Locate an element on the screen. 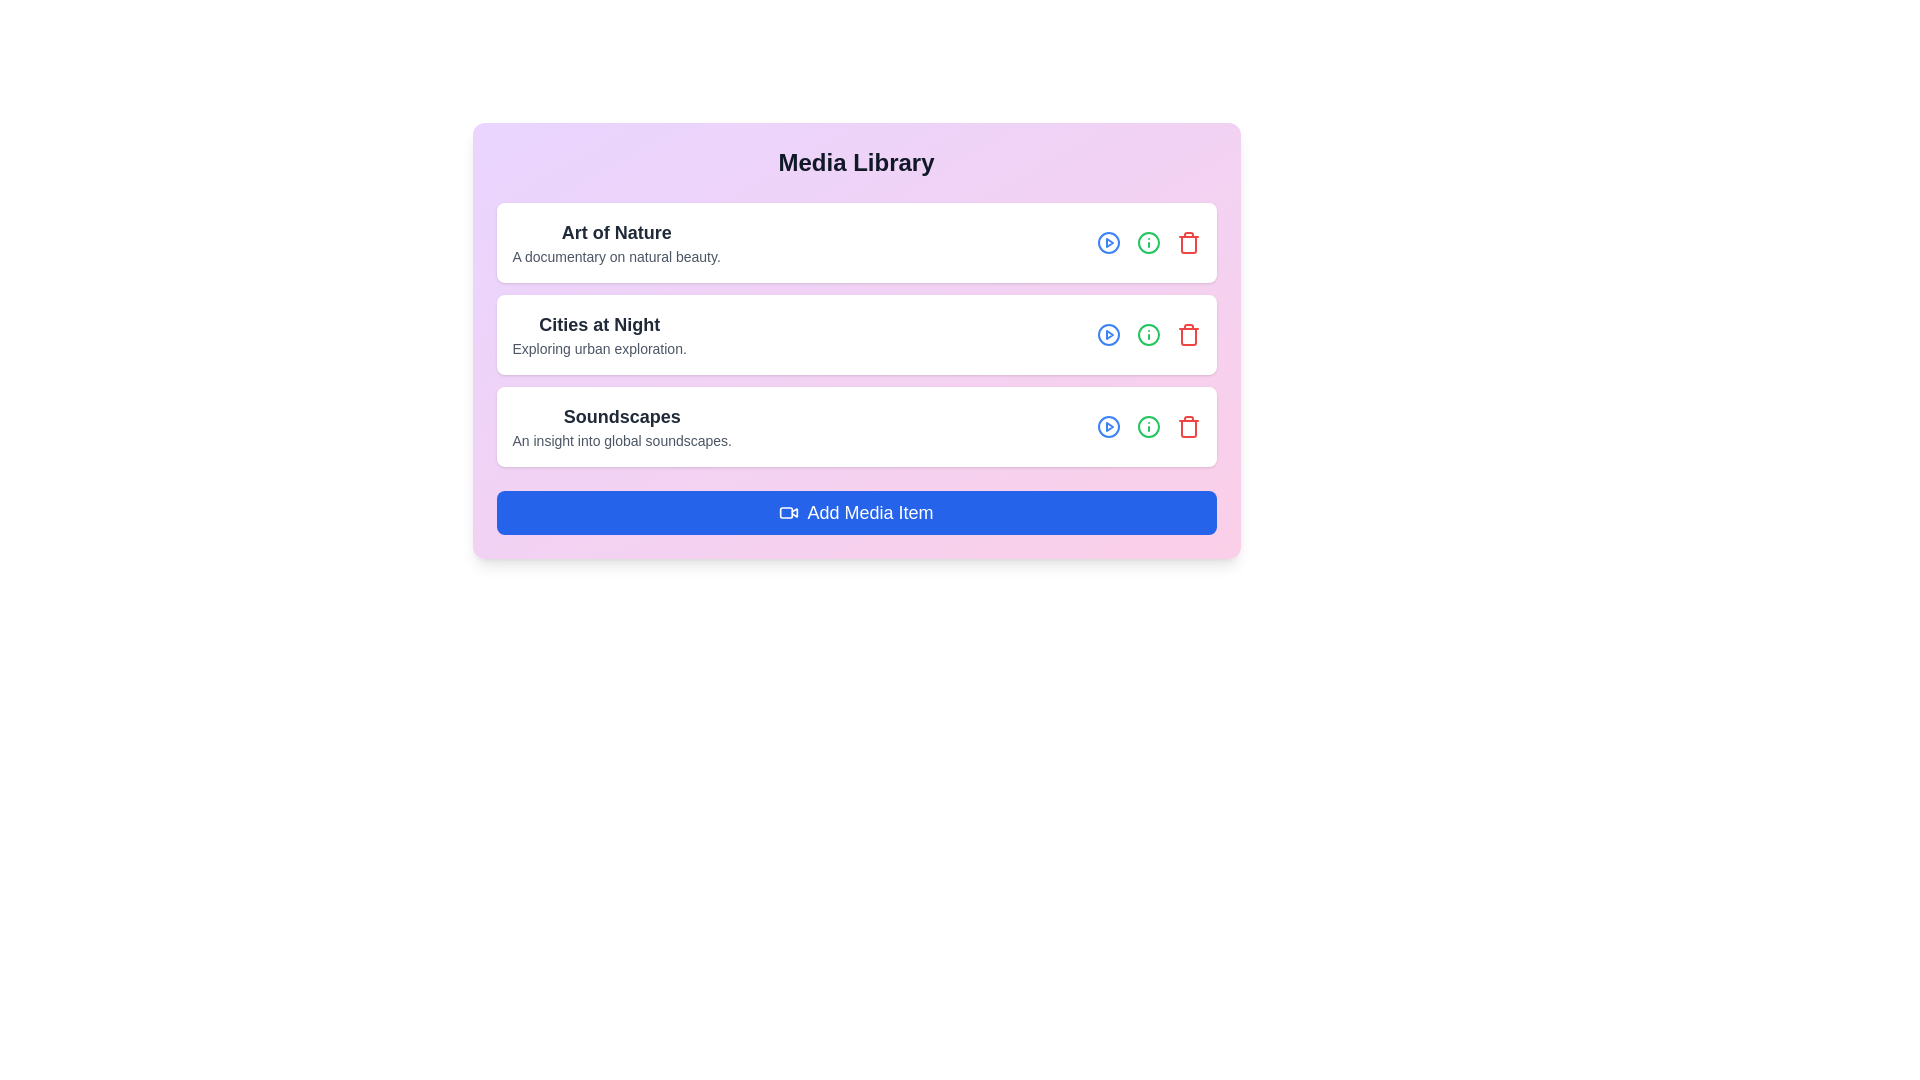 This screenshot has width=1920, height=1080. the play icon for the media item titled 'Cities at Night' is located at coordinates (1107, 334).